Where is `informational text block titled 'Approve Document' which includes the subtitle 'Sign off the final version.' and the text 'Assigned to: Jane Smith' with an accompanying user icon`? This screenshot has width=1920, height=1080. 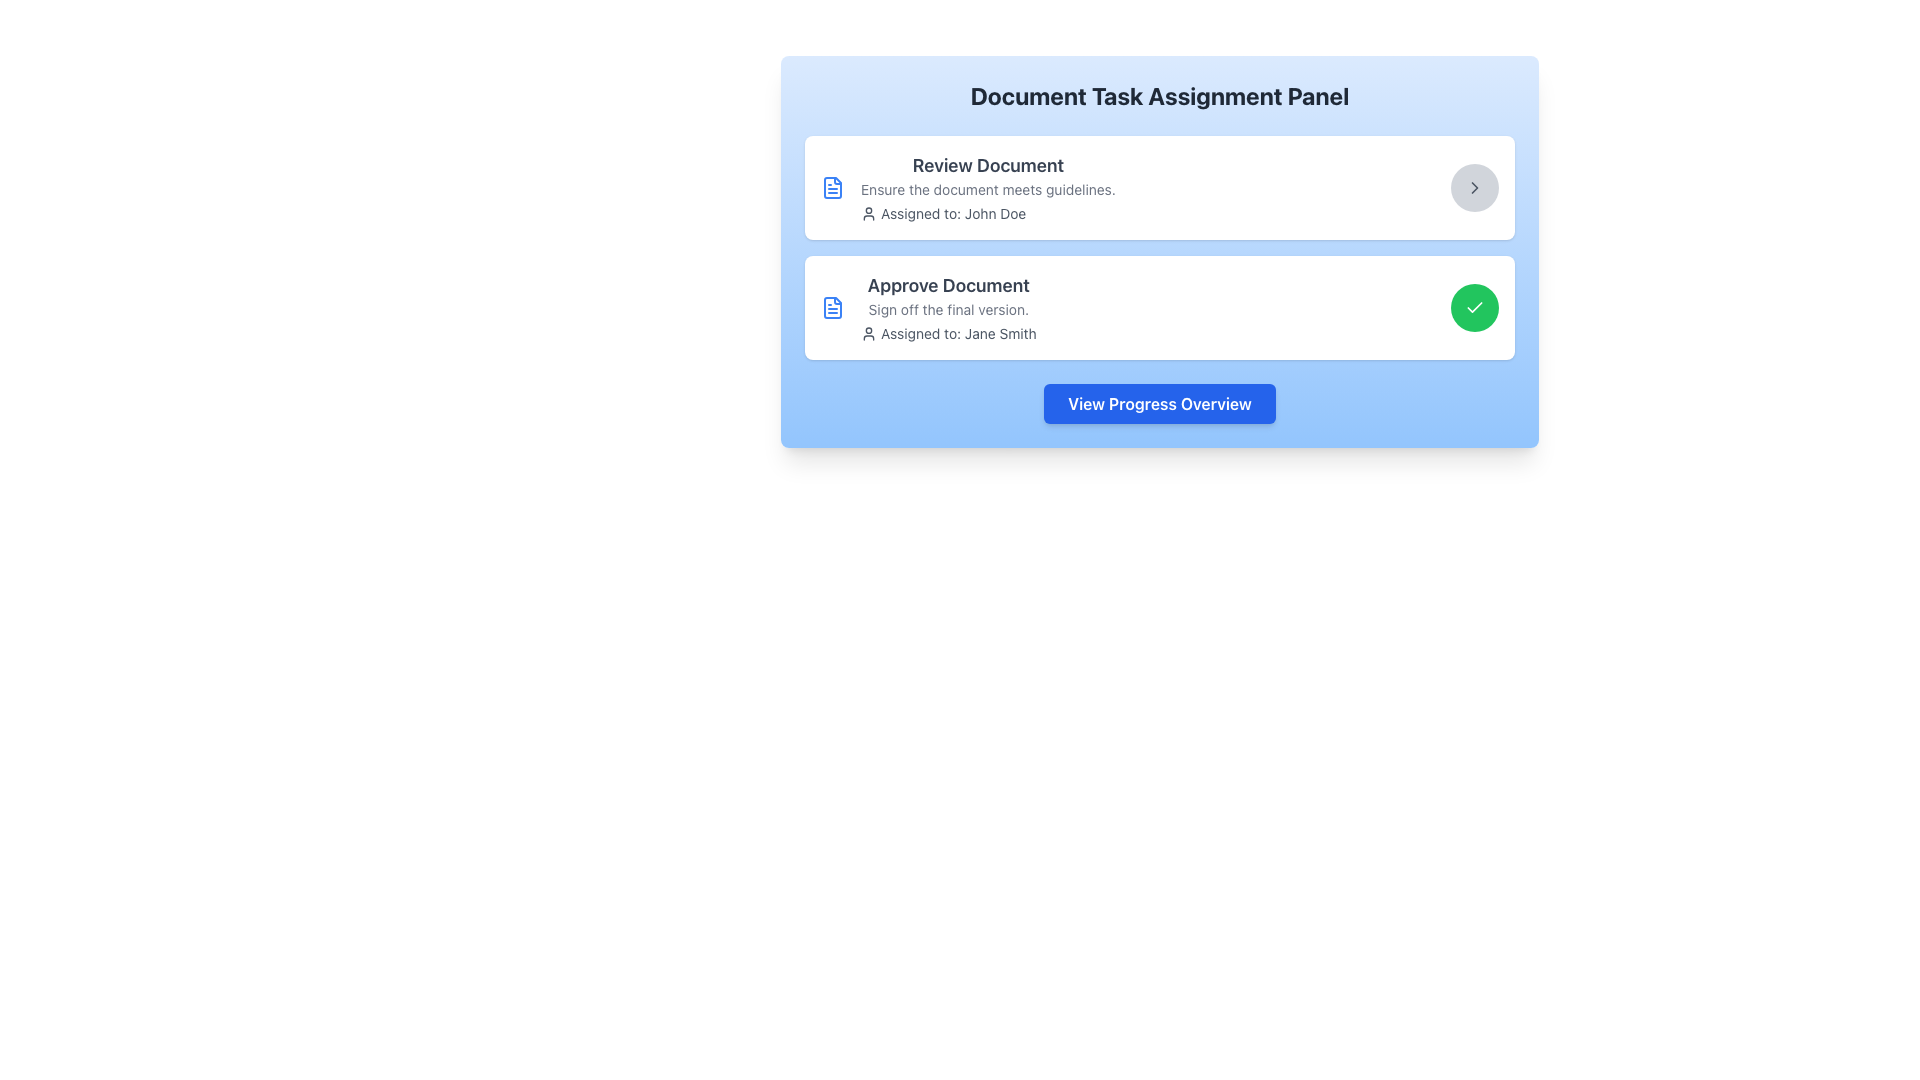 informational text block titled 'Approve Document' which includes the subtitle 'Sign off the final version.' and the text 'Assigned to: Jane Smith' with an accompanying user icon is located at coordinates (927, 308).